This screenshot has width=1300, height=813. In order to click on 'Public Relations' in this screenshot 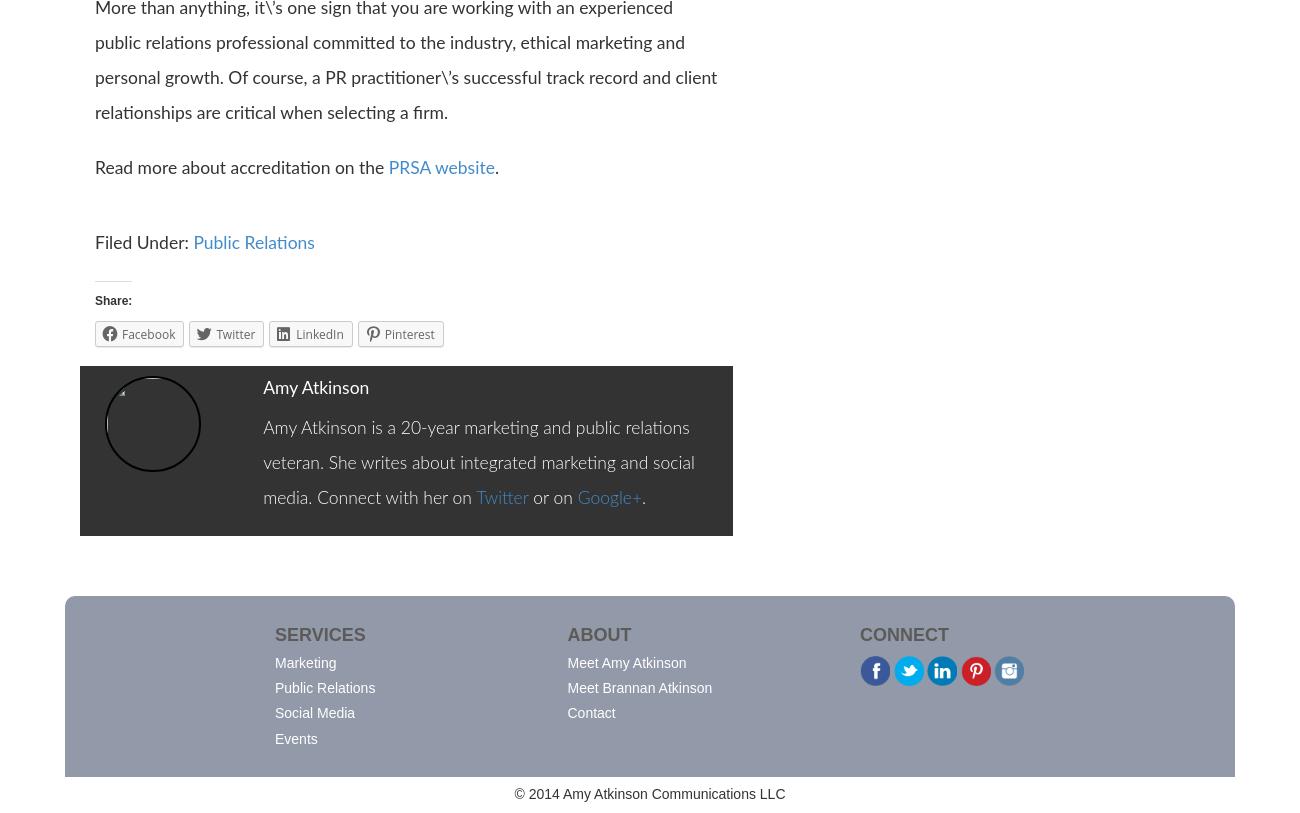, I will do `click(274, 687)`.